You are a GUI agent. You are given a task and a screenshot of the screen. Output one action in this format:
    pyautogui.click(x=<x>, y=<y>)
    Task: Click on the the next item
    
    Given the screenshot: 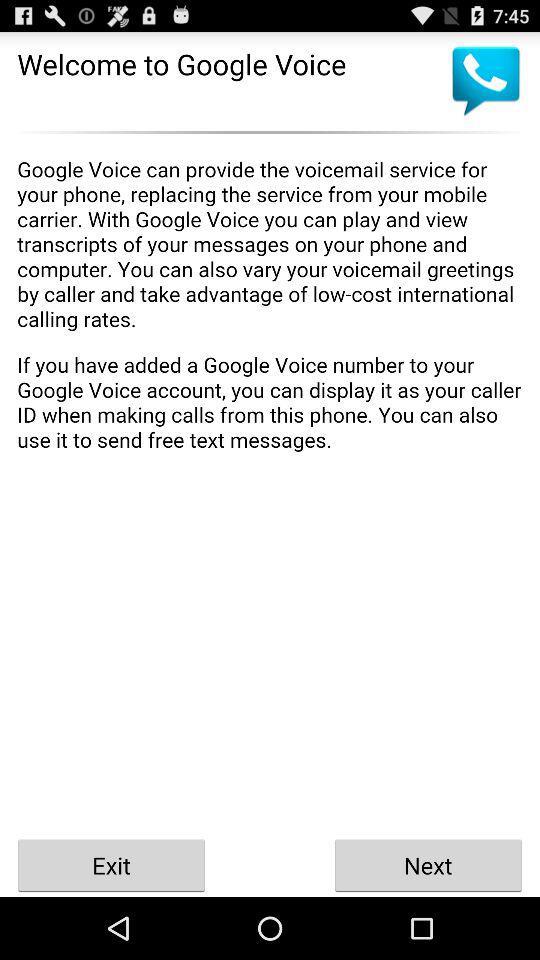 What is the action you would take?
    pyautogui.click(x=427, y=864)
    